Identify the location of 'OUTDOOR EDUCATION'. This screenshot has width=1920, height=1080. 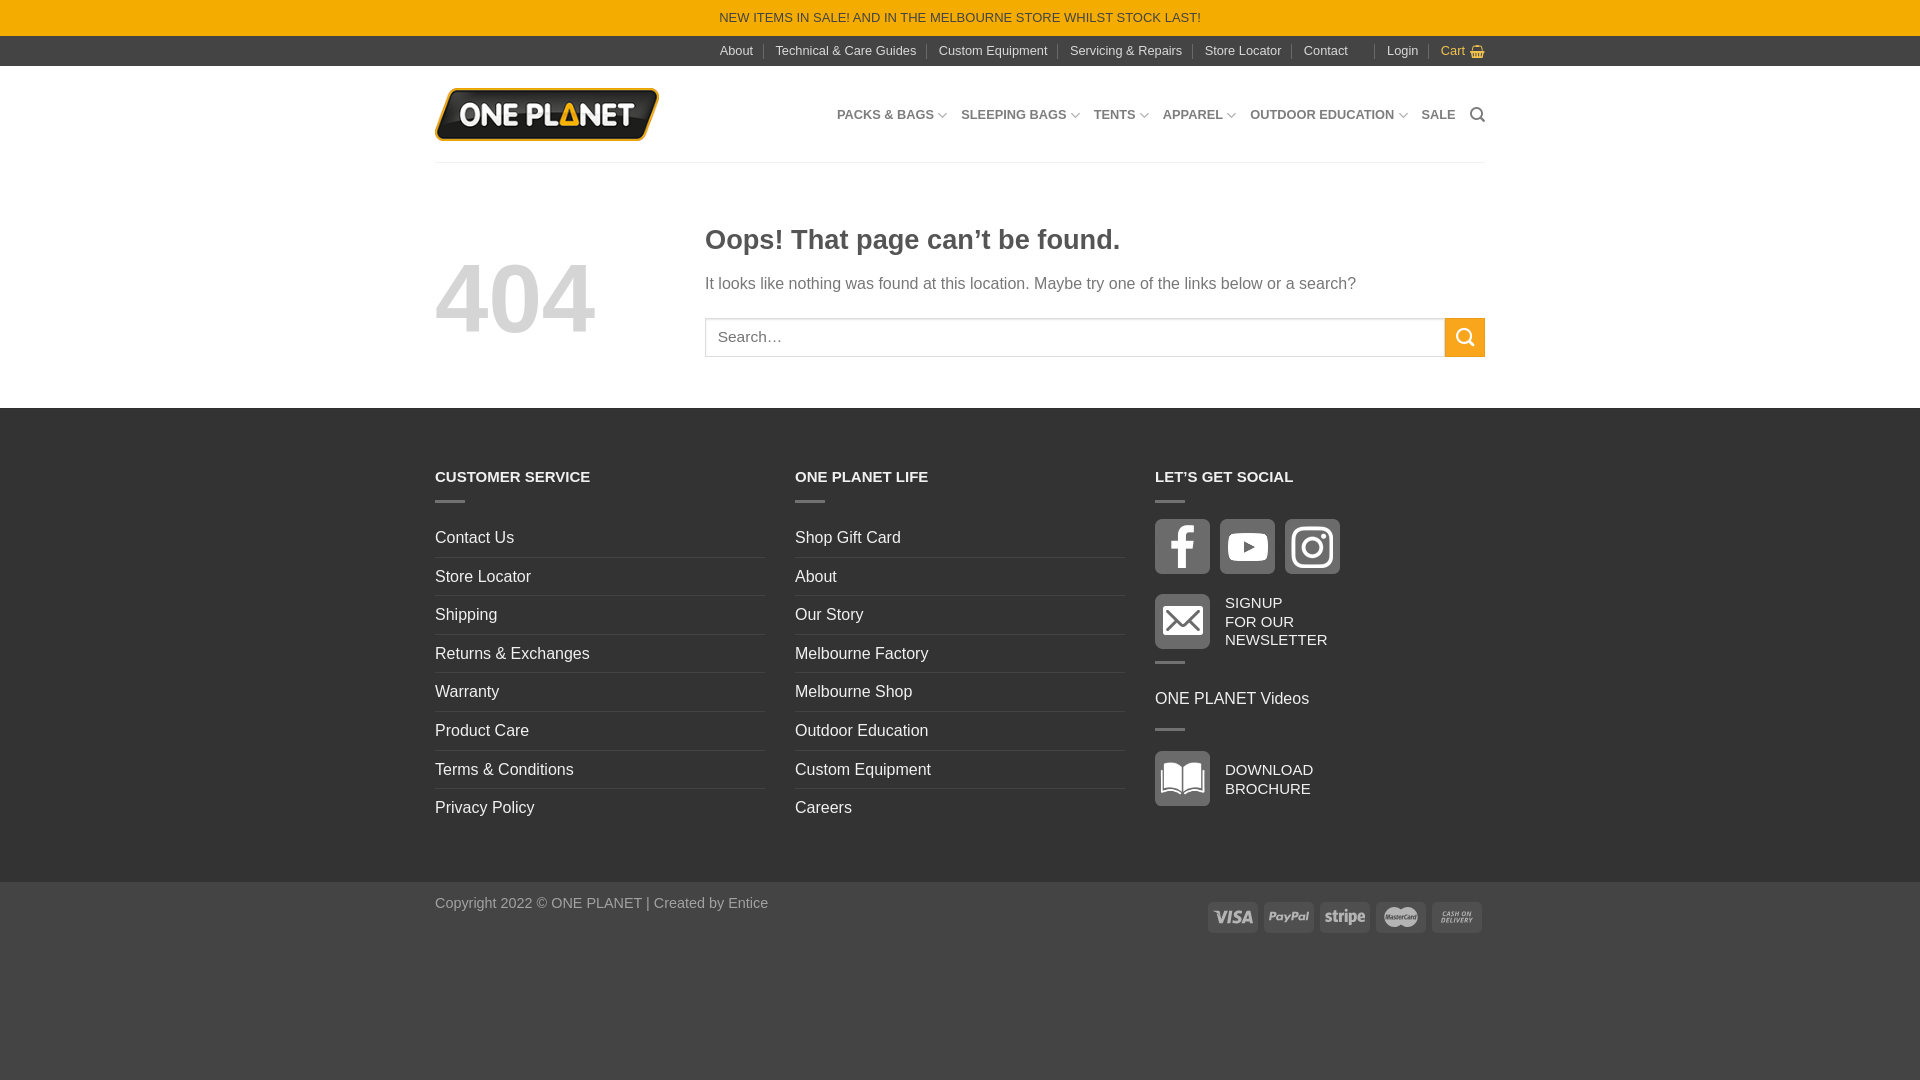
(1328, 115).